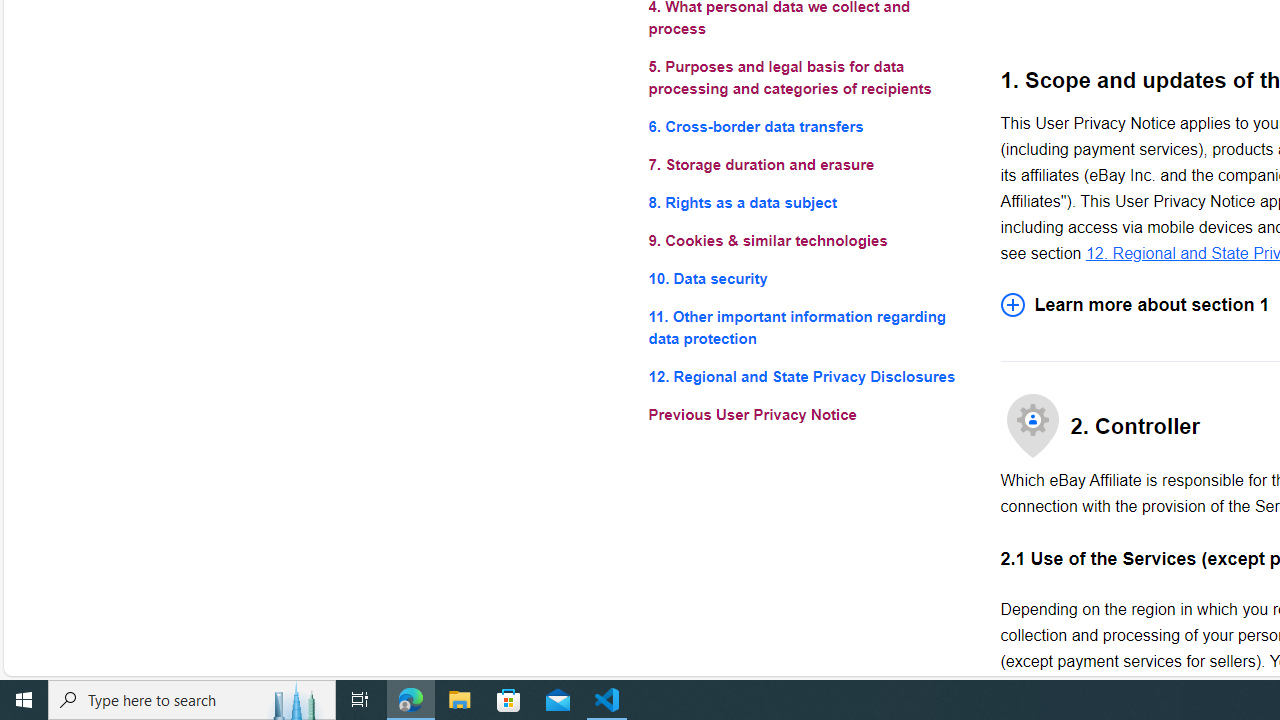  I want to click on '10. Data security', so click(808, 279).